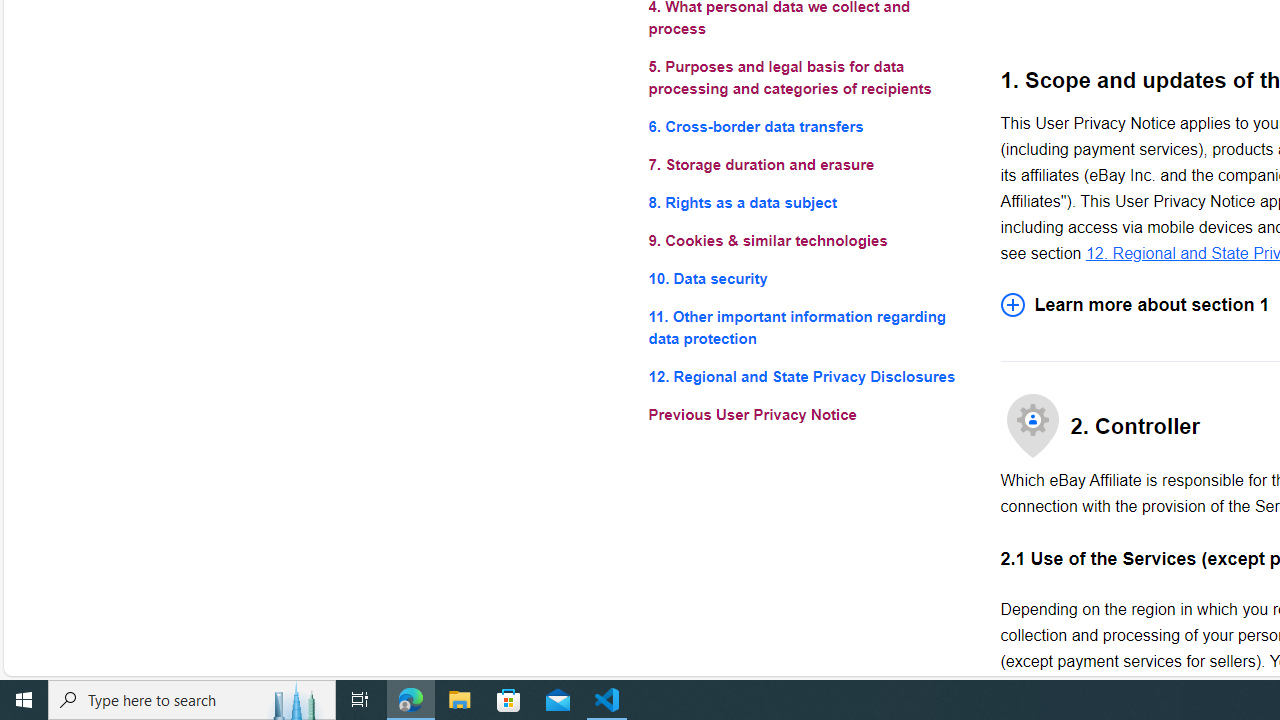  I want to click on '10. Data security', so click(808, 279).